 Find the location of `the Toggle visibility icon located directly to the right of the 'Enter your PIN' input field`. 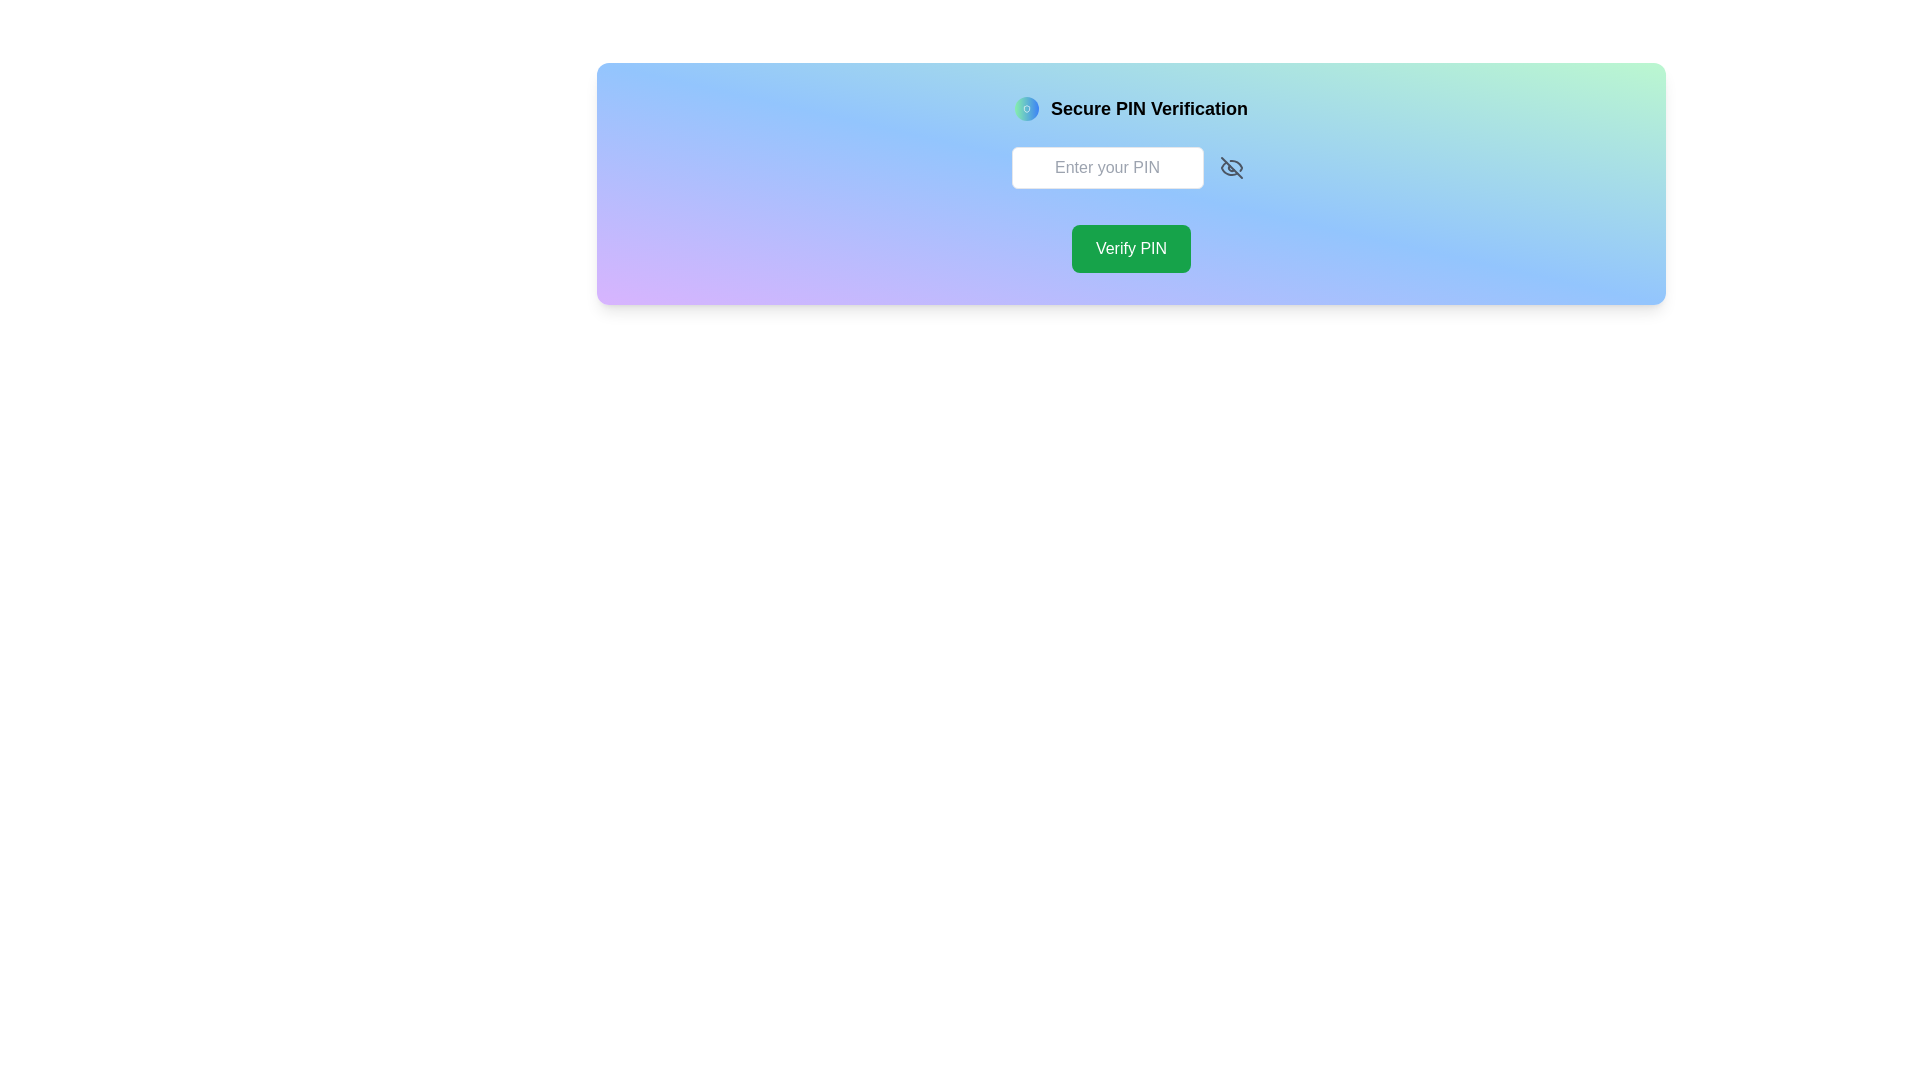

the Toggle visibility icon located directly to the right of the 'Enter your PIN' input field is located at coordinates (1230, 167).